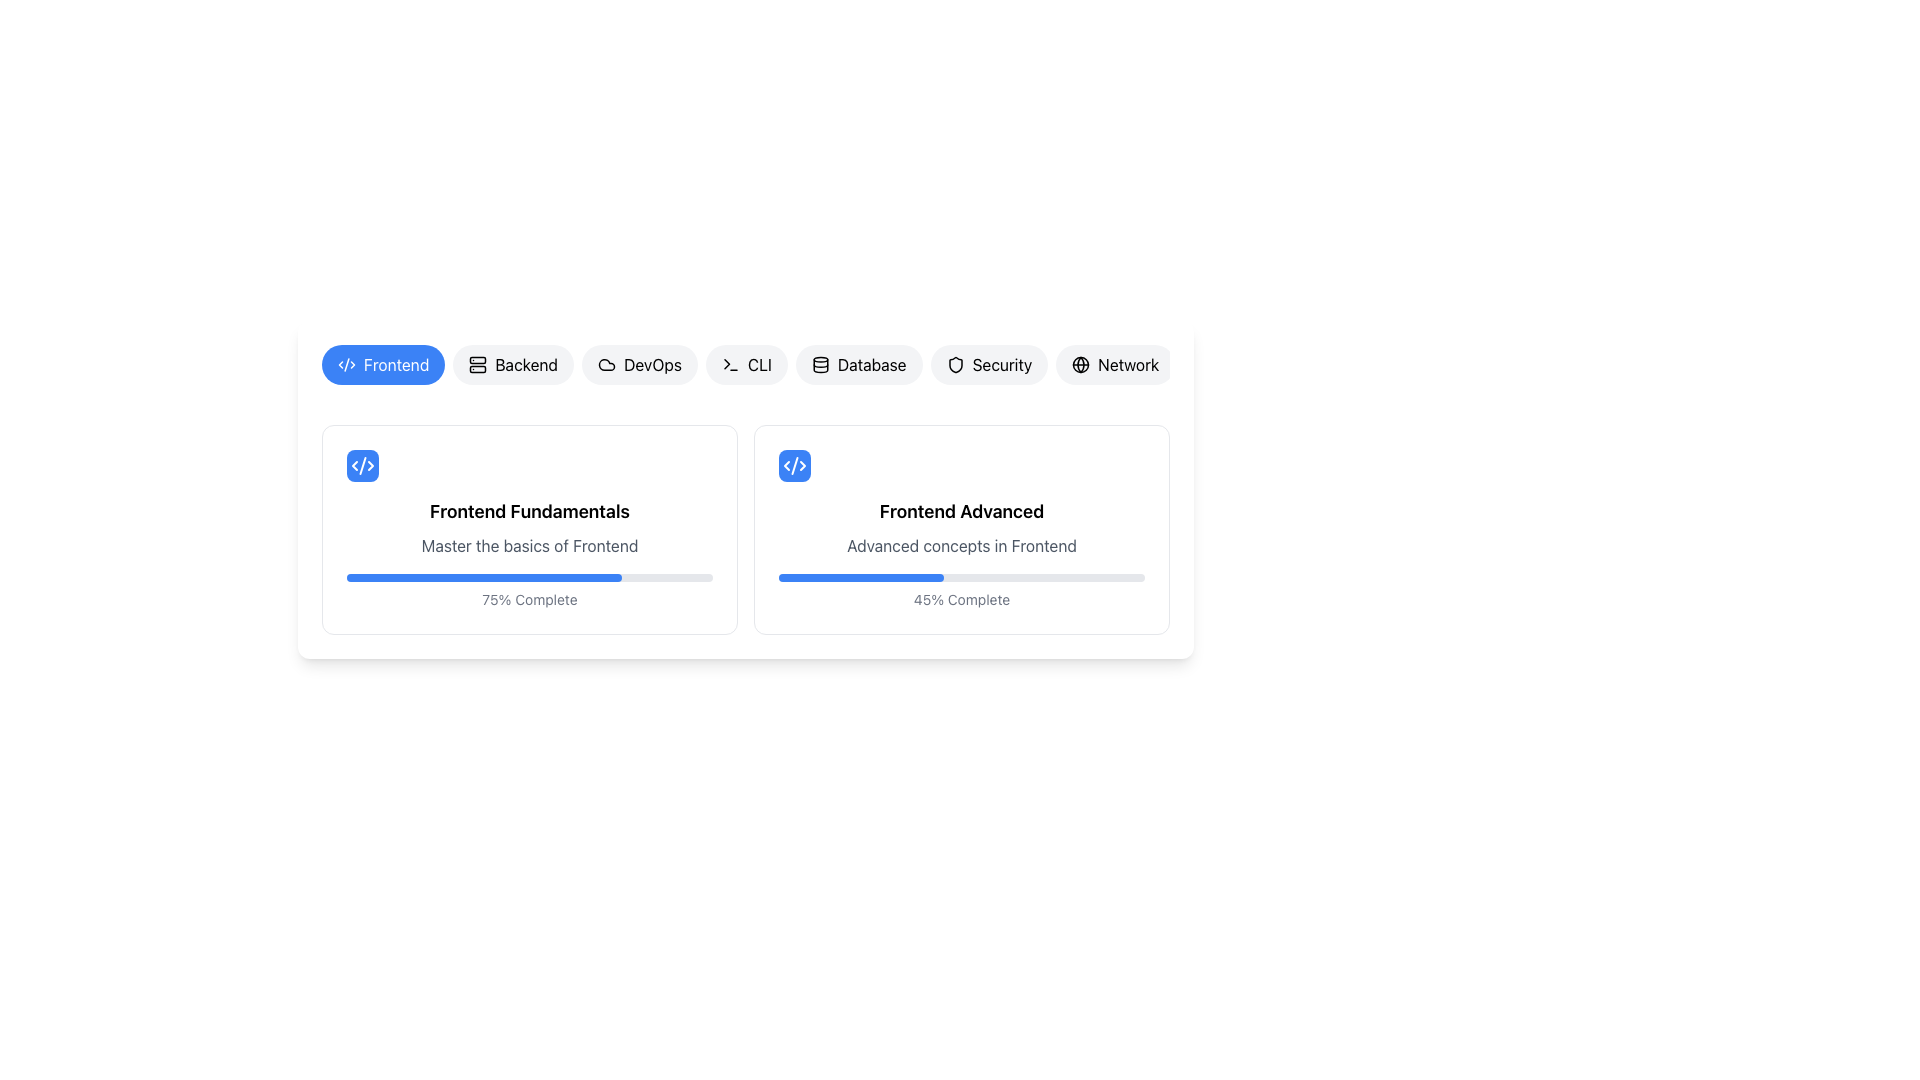 This screenshot has width=1920, height=1080. What do you see at coordinates (477, 360) in the screenshot?
I see `the SVG rectangle element representing a server icon, which is located in the top section of the icon among other components, for future interactivity` at bounding box center [477, 360].